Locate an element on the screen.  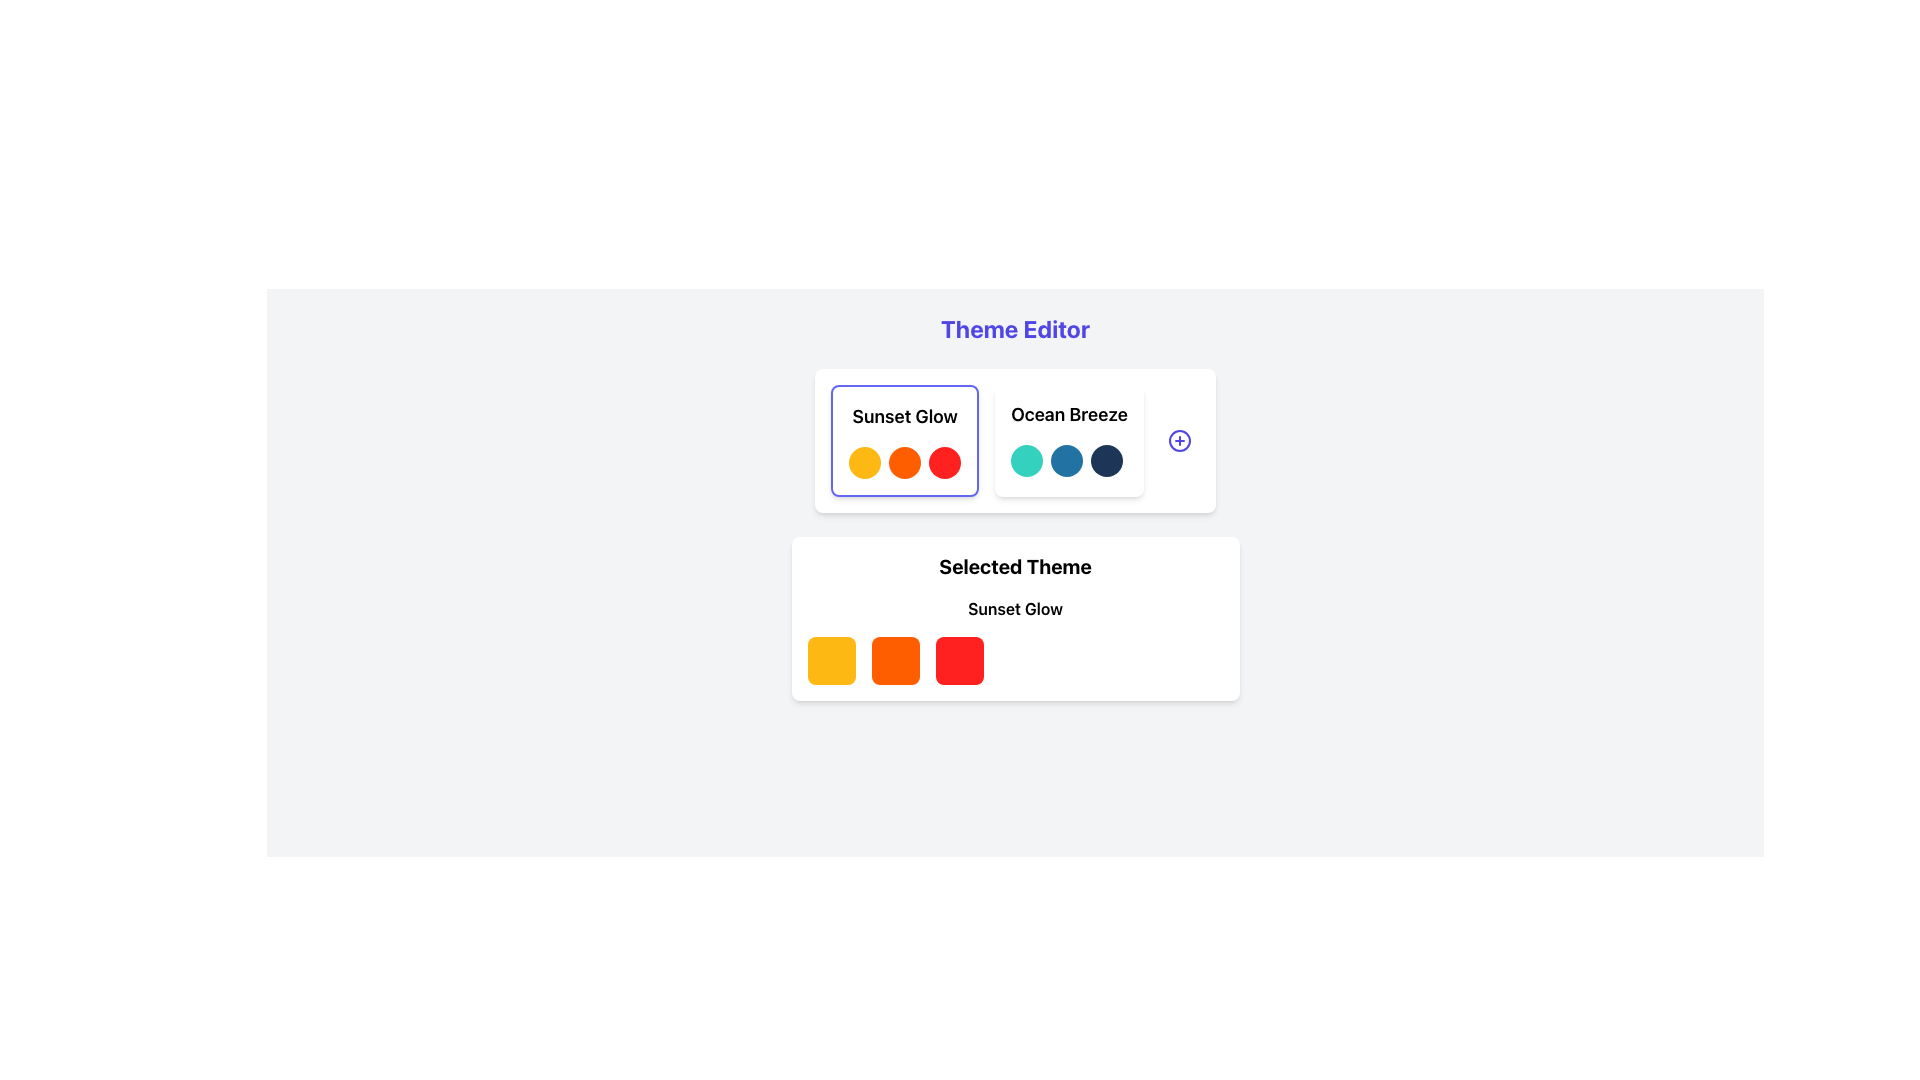
the circular '+' button located under the 'Ocean Breeze' theme card, positioned at the right edge of the theme grid is located at coordinates (1179, 439).